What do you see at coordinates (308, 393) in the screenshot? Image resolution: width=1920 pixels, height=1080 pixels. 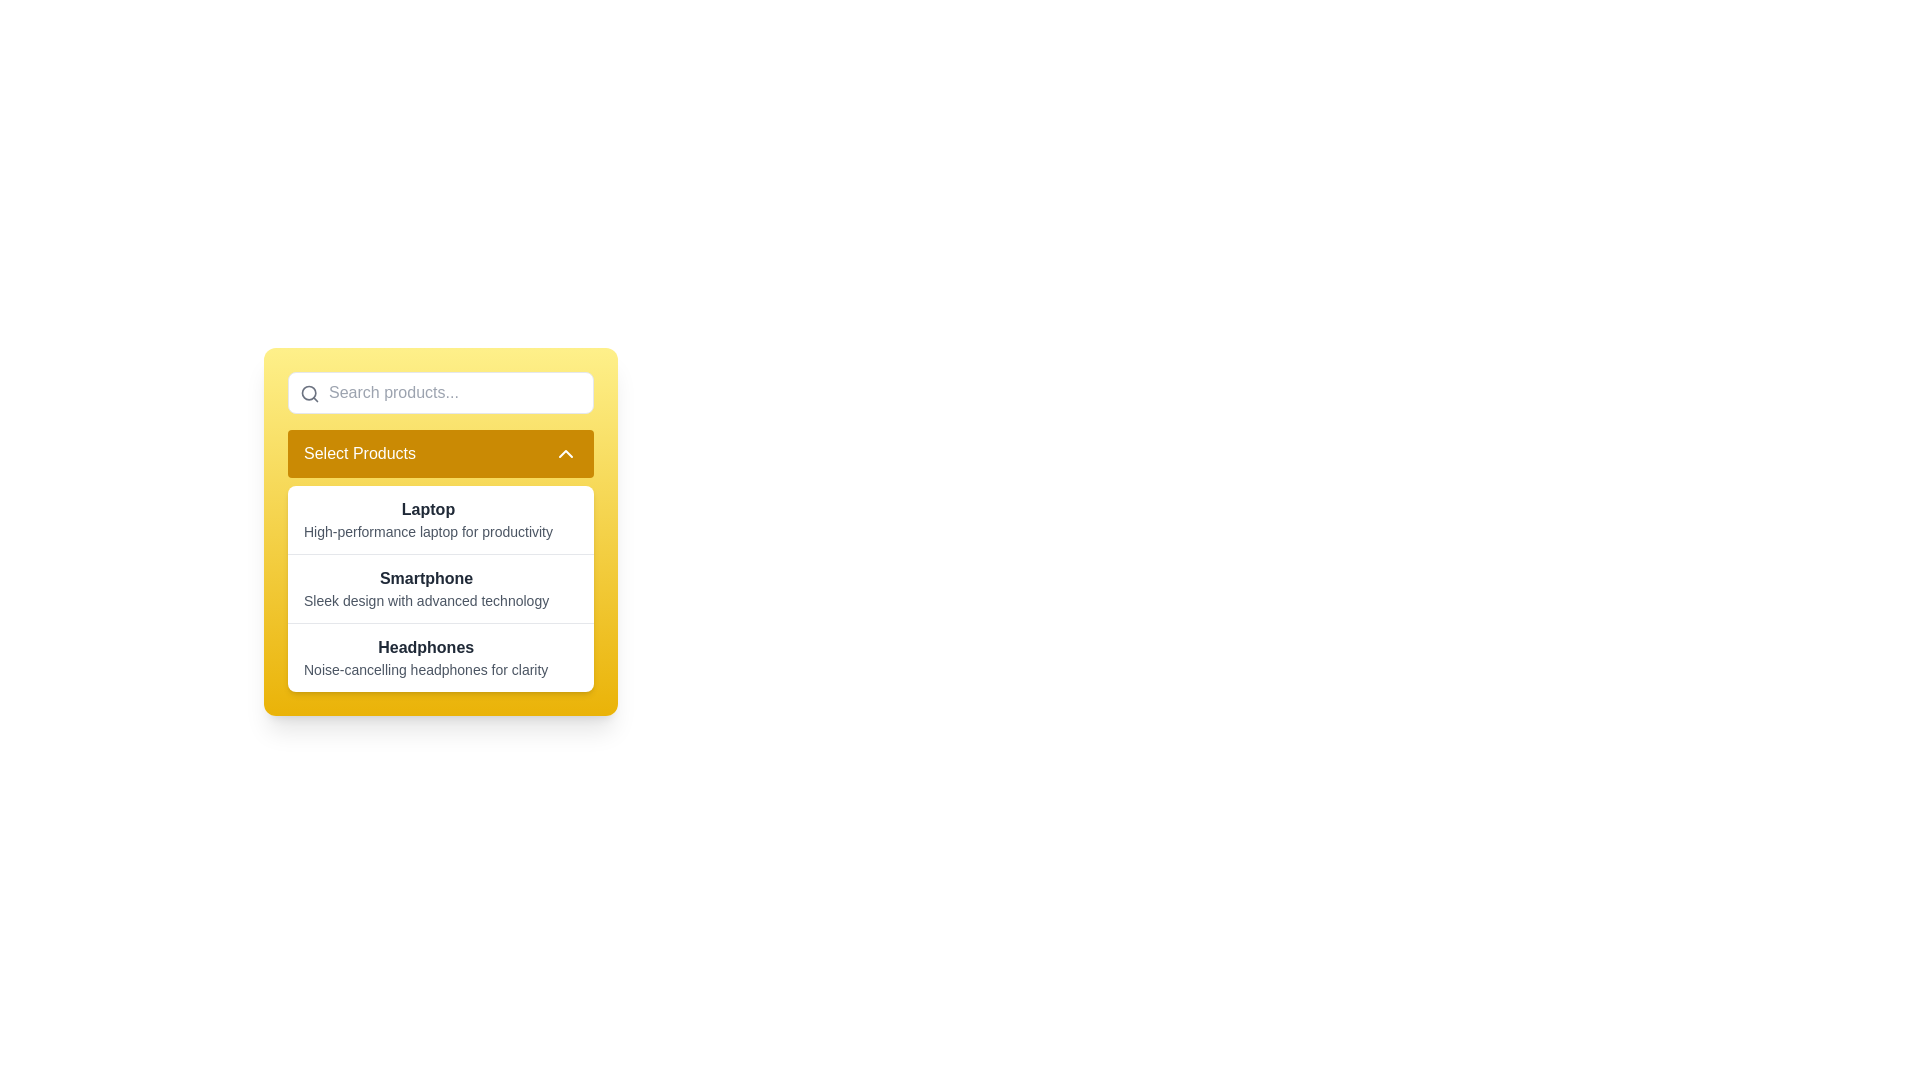 I see `the SVG Circle that is part of the search icon located at the top left corner of the search input field` at bounding box center [308, 393].